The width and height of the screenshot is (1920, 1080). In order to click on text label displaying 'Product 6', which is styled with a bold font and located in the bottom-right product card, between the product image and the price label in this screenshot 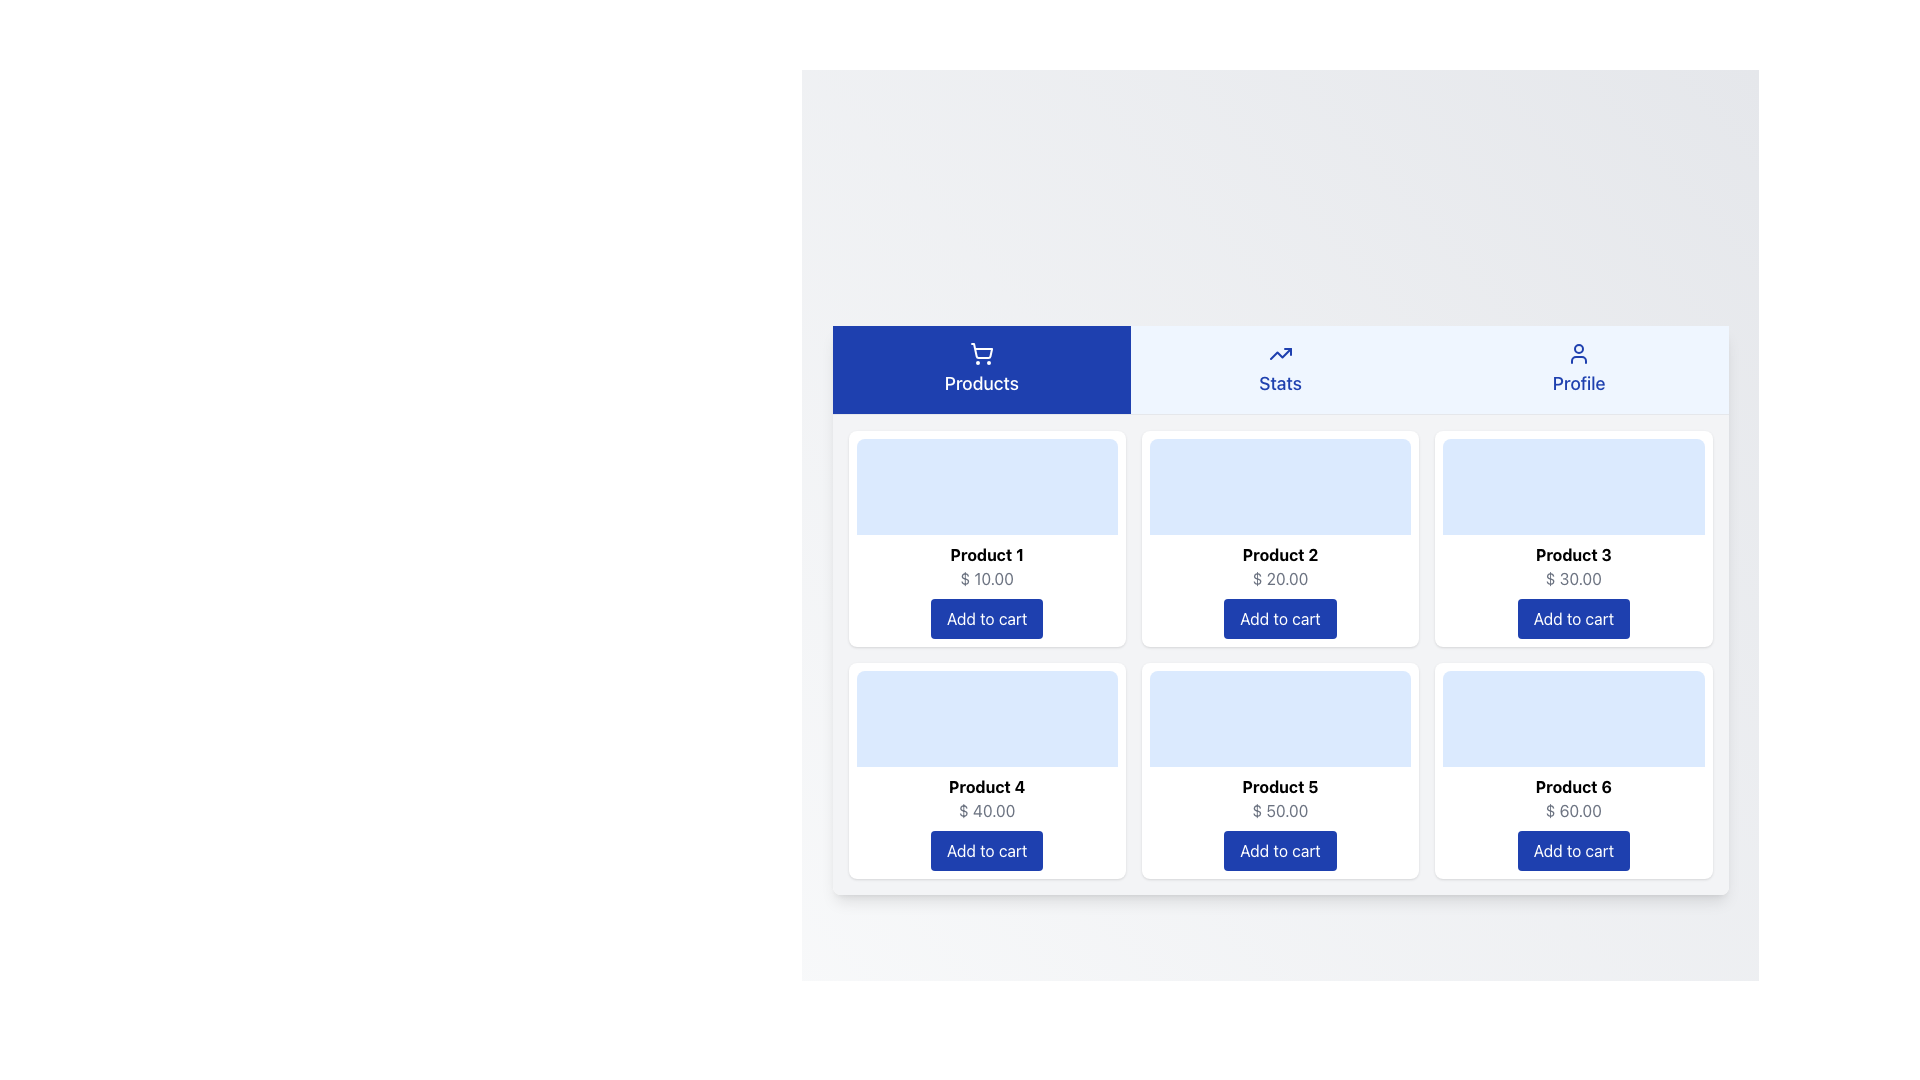, I will do `click(1572, 785)`.